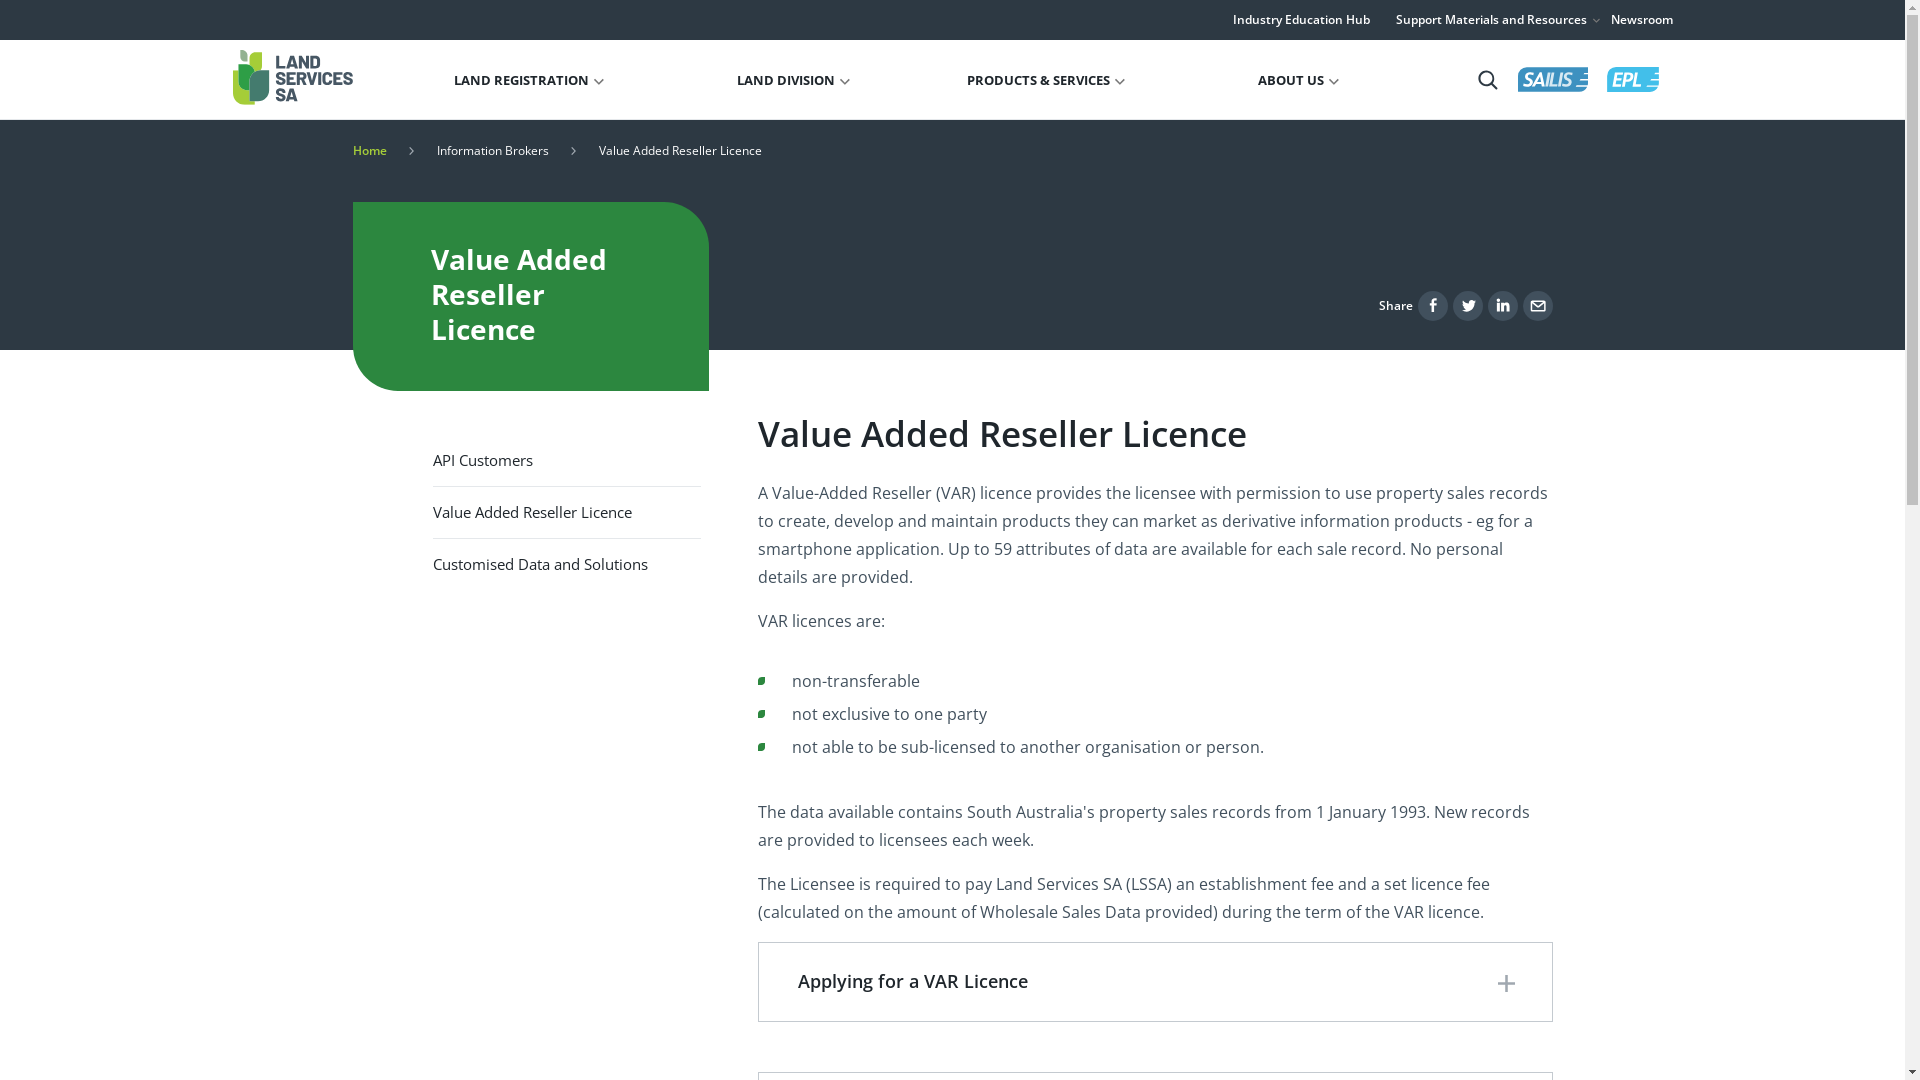 Image resolution: width=1920 pixels, height=1080 pixels. What do you see at coordinates (1256, 79) in the screenshot?
I see `'ABOUT US'` at bounding box center [1256, 79].